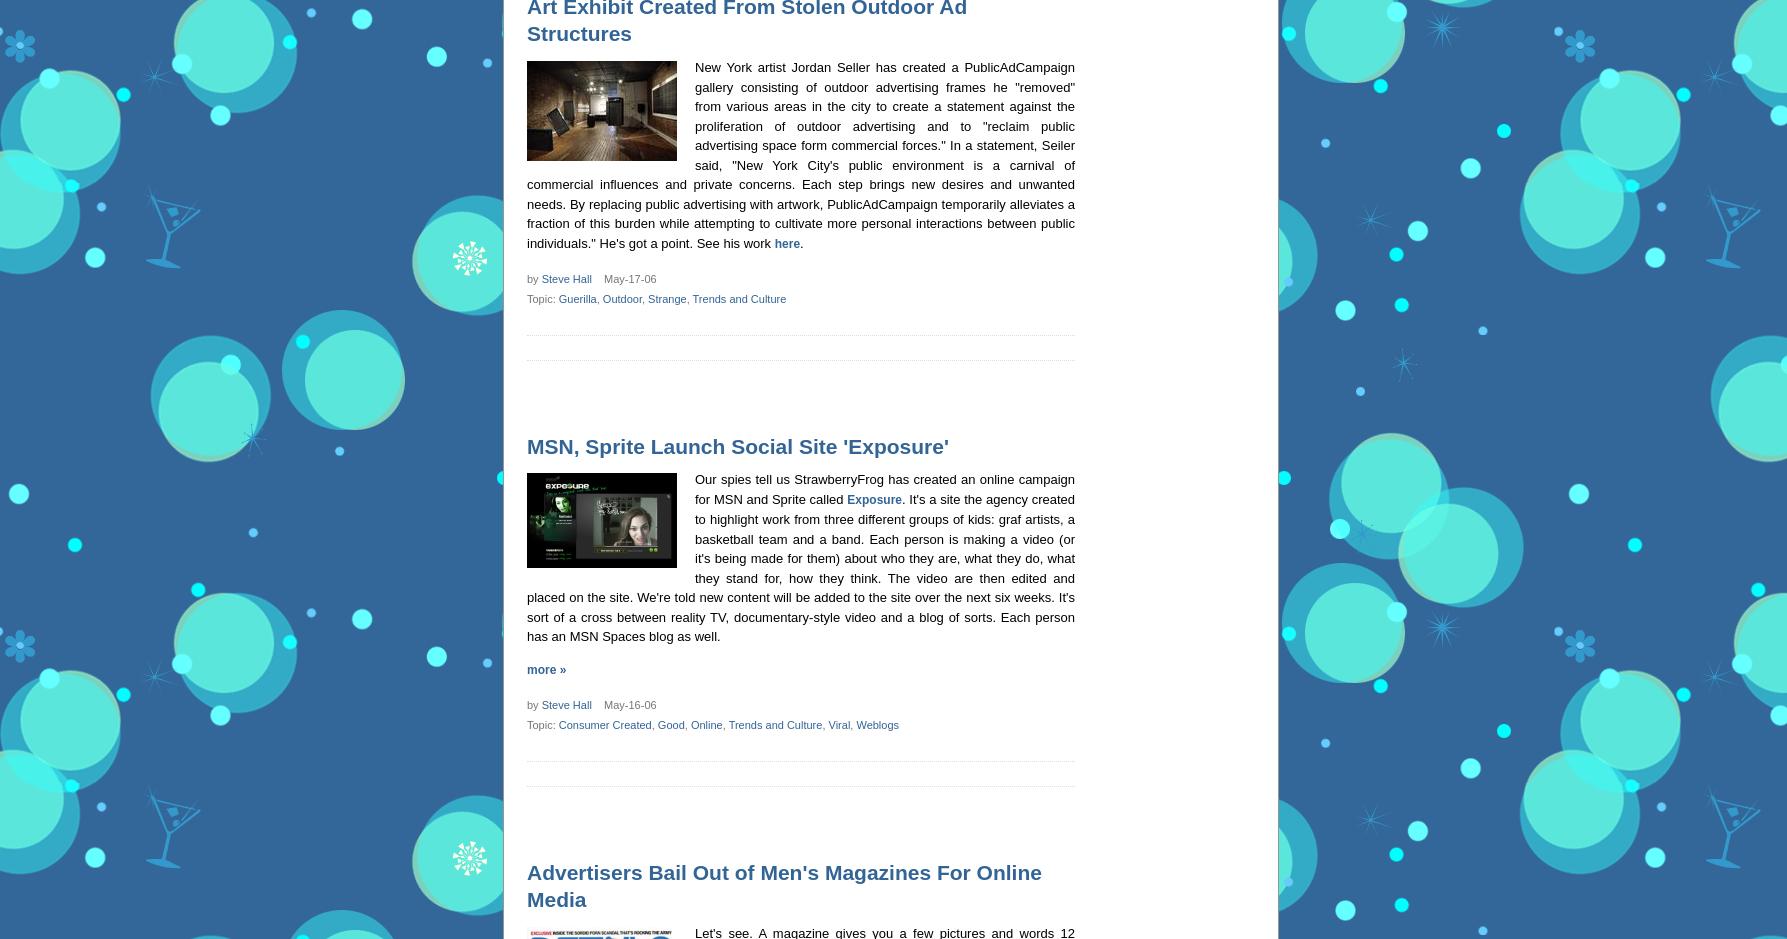  What do you see at coordinates (884, 488) in the screenshot?
I see `'Our spies tell us StrawberryFrog has created an online campaign for MSN and Sprite called'` at bounding box center [884, 488].